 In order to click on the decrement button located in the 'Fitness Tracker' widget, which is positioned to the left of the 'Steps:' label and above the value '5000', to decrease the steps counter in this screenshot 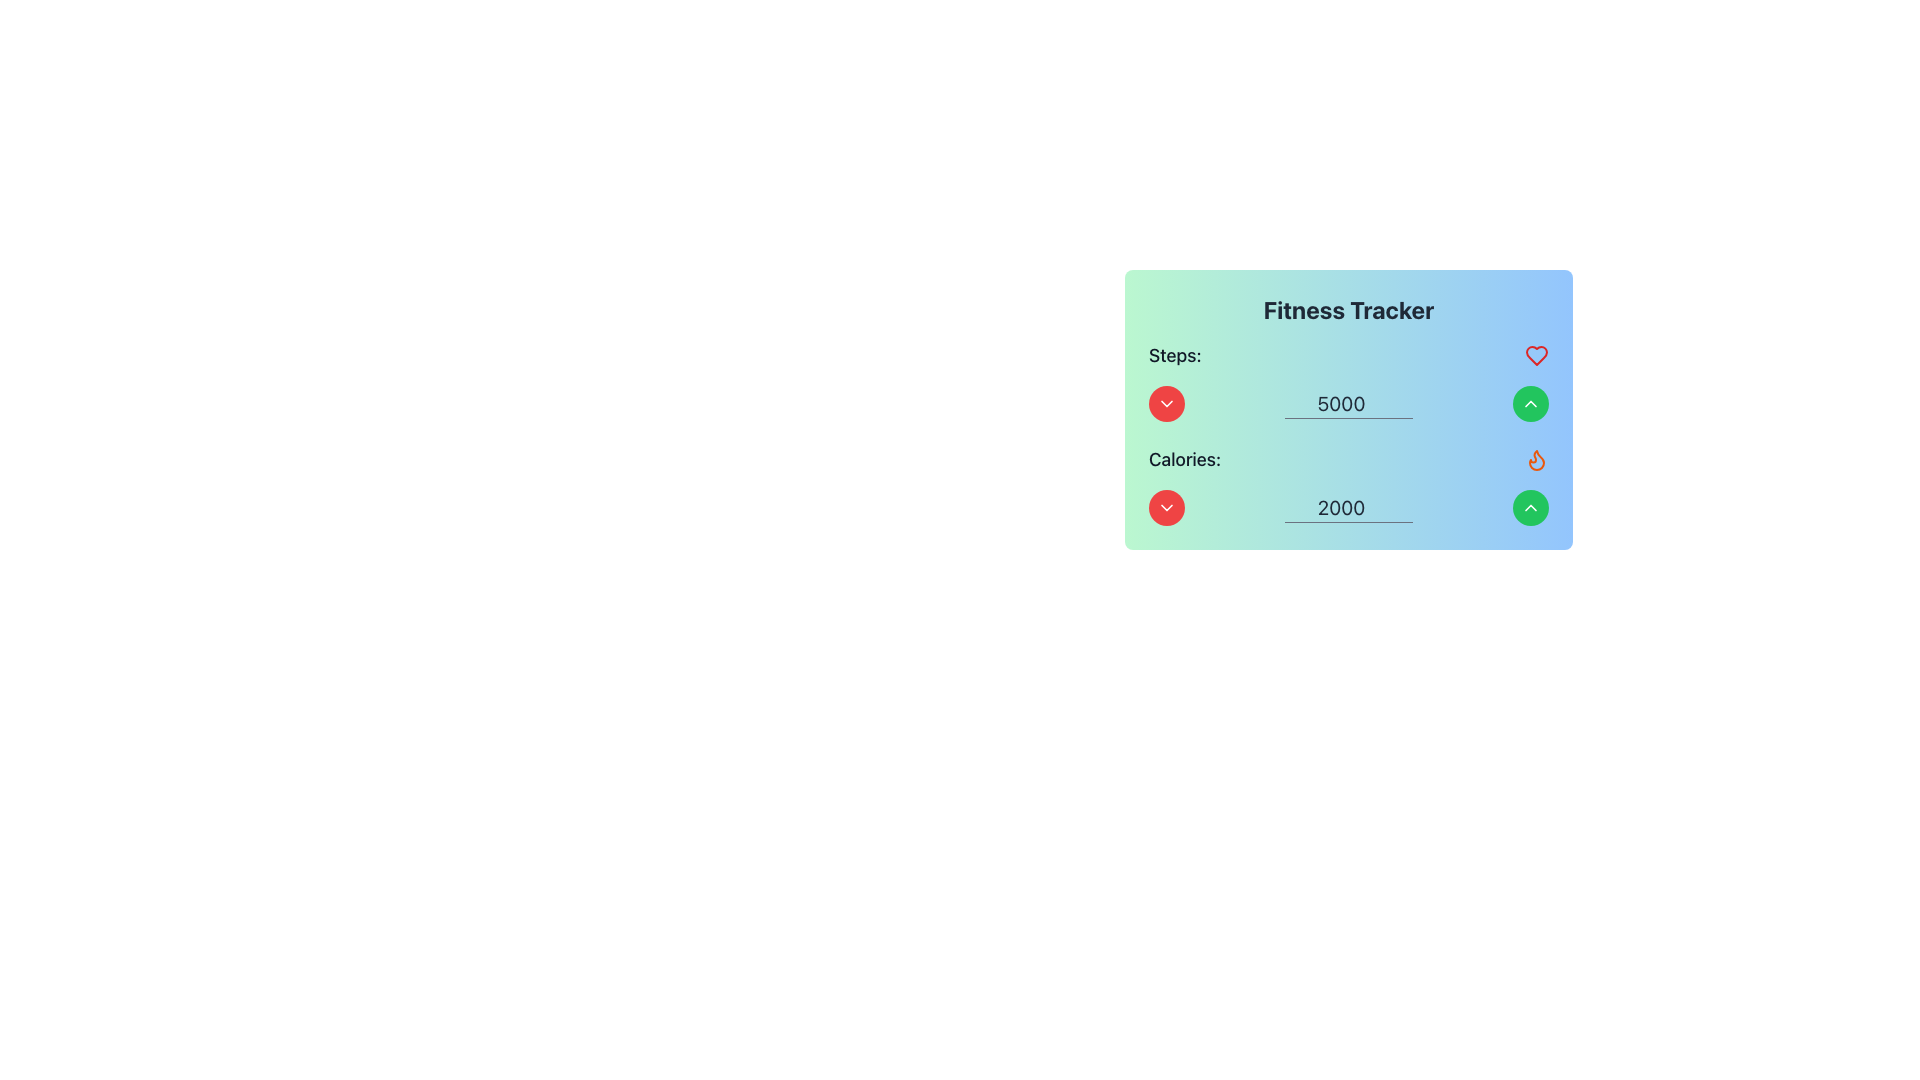, I will do `click(1166, 404)`.